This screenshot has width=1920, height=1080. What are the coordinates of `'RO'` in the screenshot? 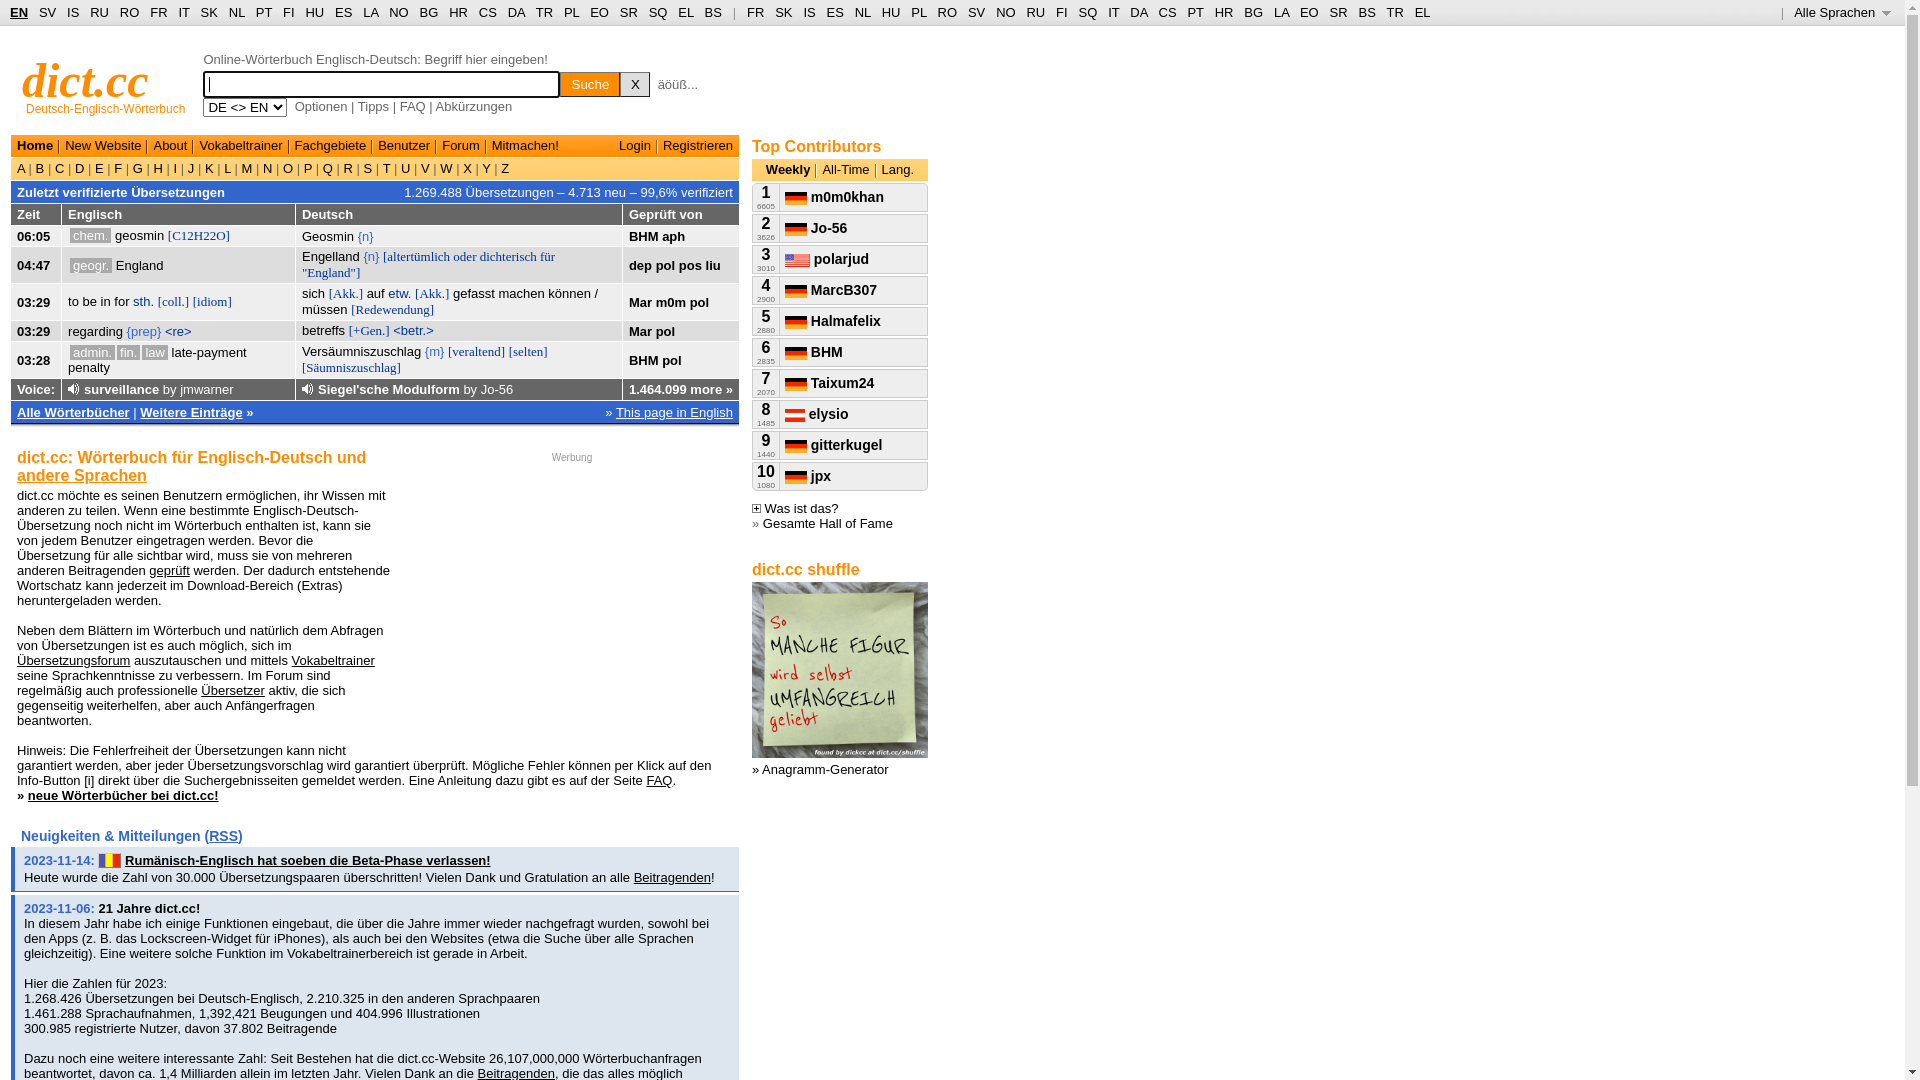 It's located at (947, 12).